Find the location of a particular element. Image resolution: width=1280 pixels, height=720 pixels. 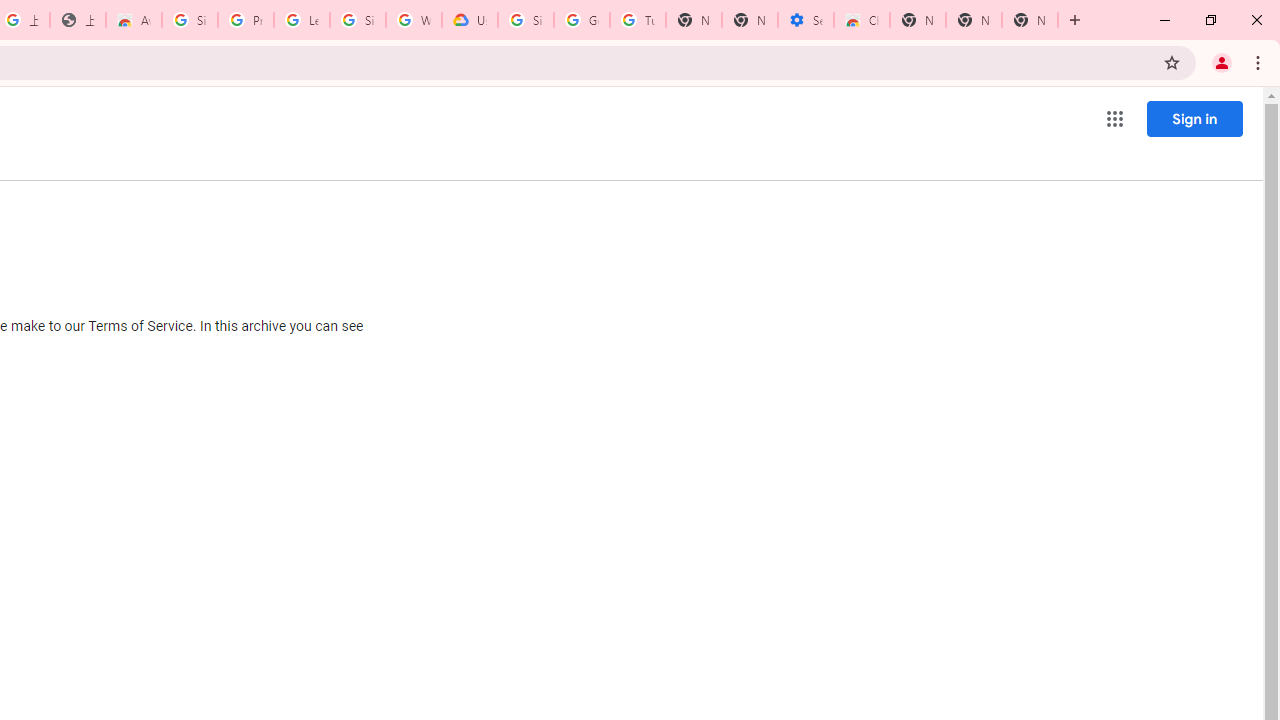

'New Tab' is located at coordinates (1030, 20).